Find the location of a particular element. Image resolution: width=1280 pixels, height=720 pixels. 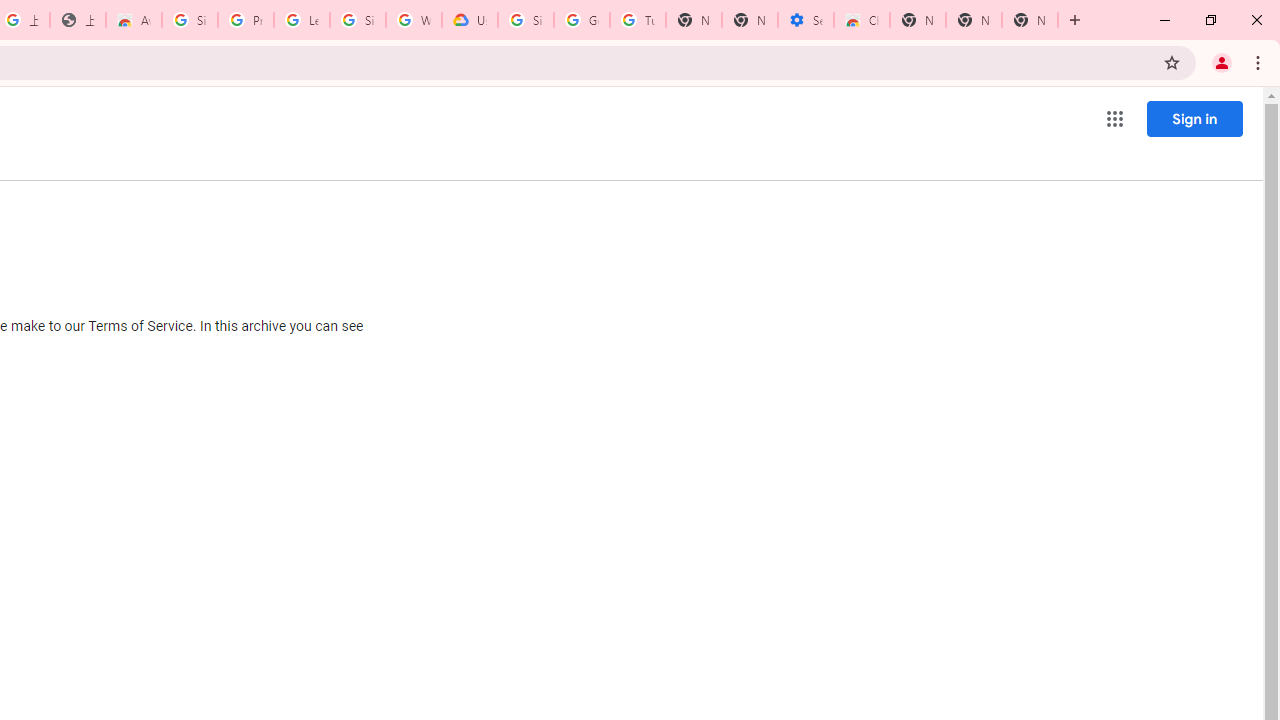

'New Tab' is located at coordinates (1030, 20).